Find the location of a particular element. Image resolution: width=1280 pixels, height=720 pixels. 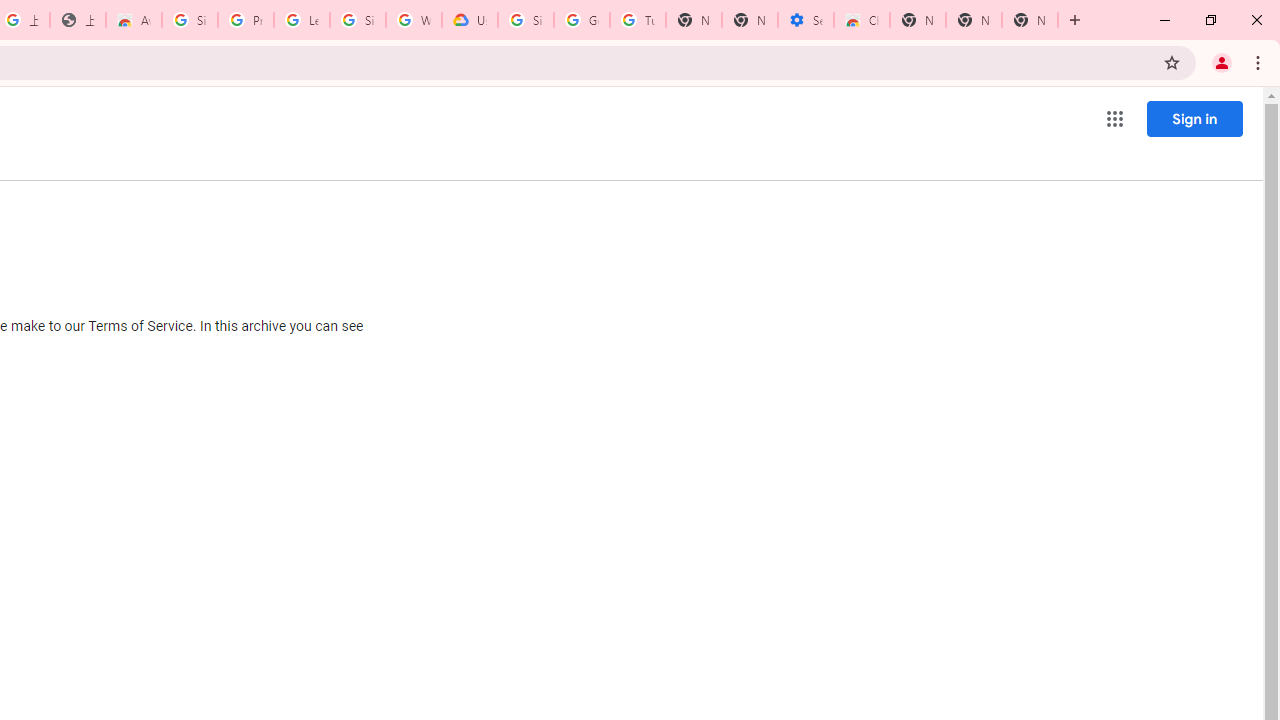

'New Tab' is located at coordinates (1030, 20).